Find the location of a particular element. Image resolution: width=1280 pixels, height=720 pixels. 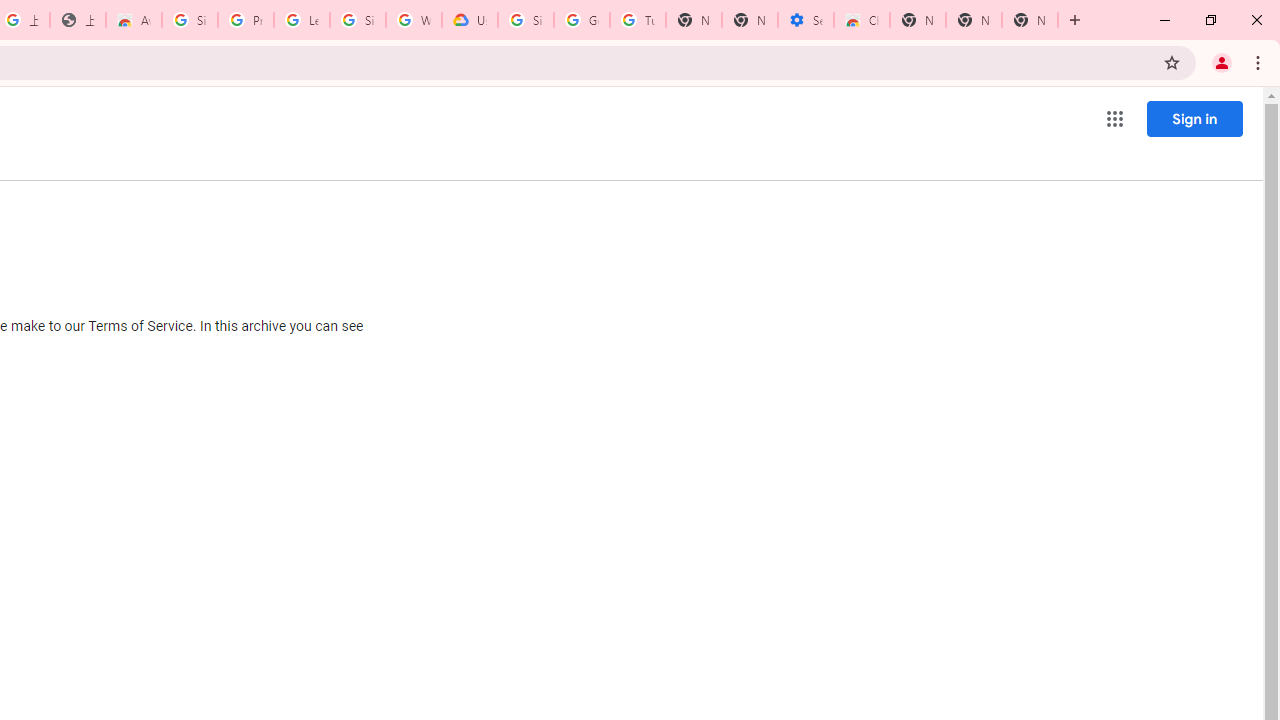

'New Tab' is located at coordinates (1030, 20).